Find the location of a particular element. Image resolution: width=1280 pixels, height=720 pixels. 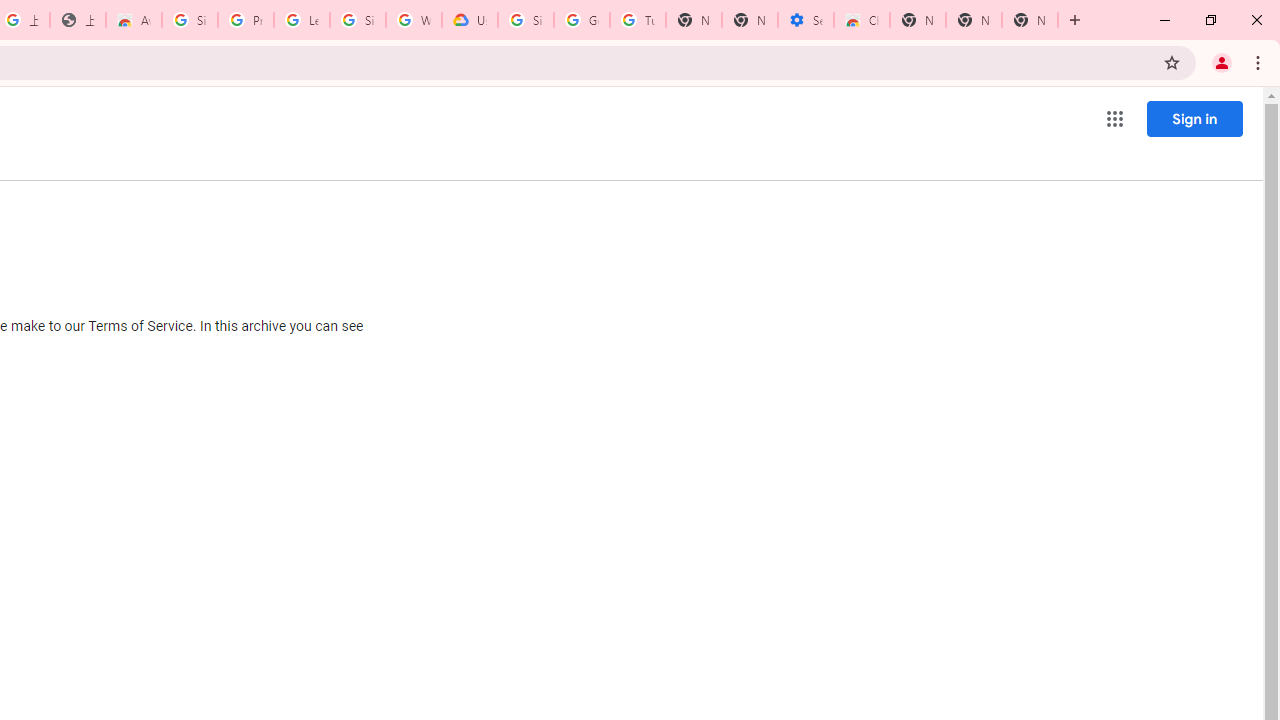

'New Tab' is located at coordinates (1030, 20).